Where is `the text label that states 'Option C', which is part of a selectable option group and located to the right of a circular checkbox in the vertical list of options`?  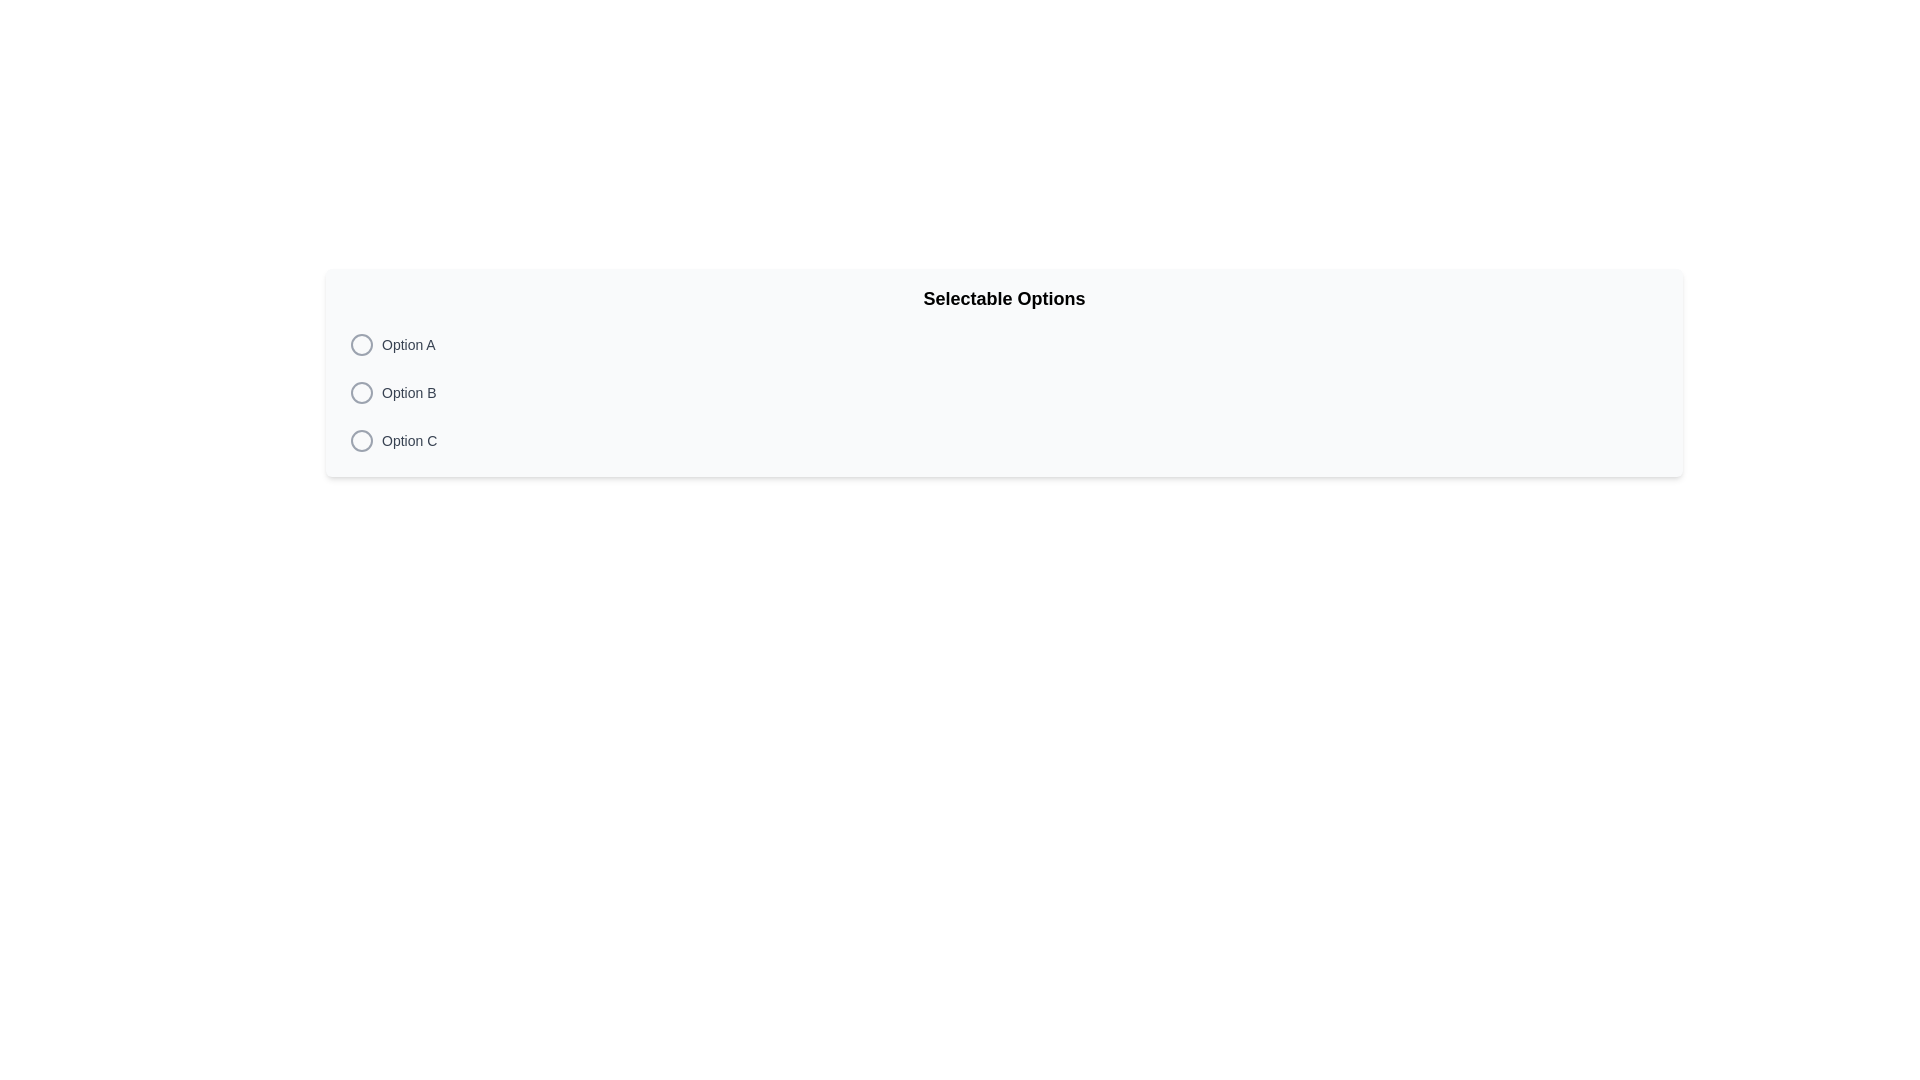
the text label that states 'Option C', which is part of a selectable option group and located to the right of a circular checkbox in the vertical list of options is located at coordinates (408, 439).